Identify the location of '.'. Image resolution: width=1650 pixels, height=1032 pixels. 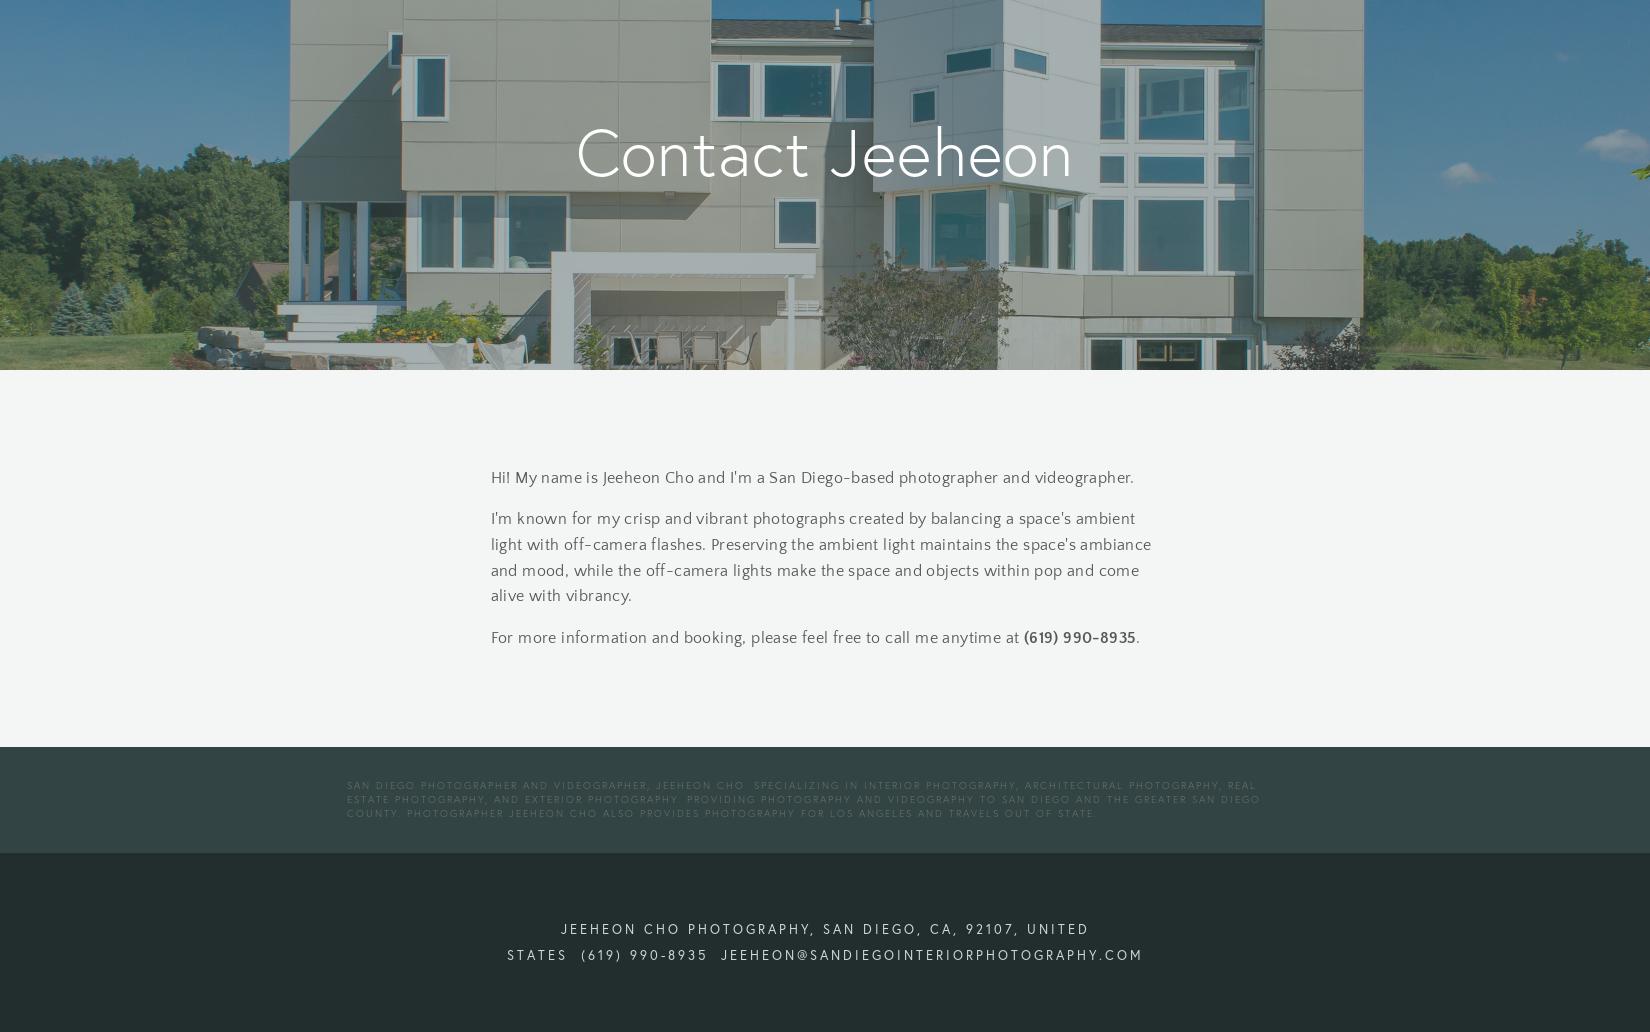
(1138, 636).